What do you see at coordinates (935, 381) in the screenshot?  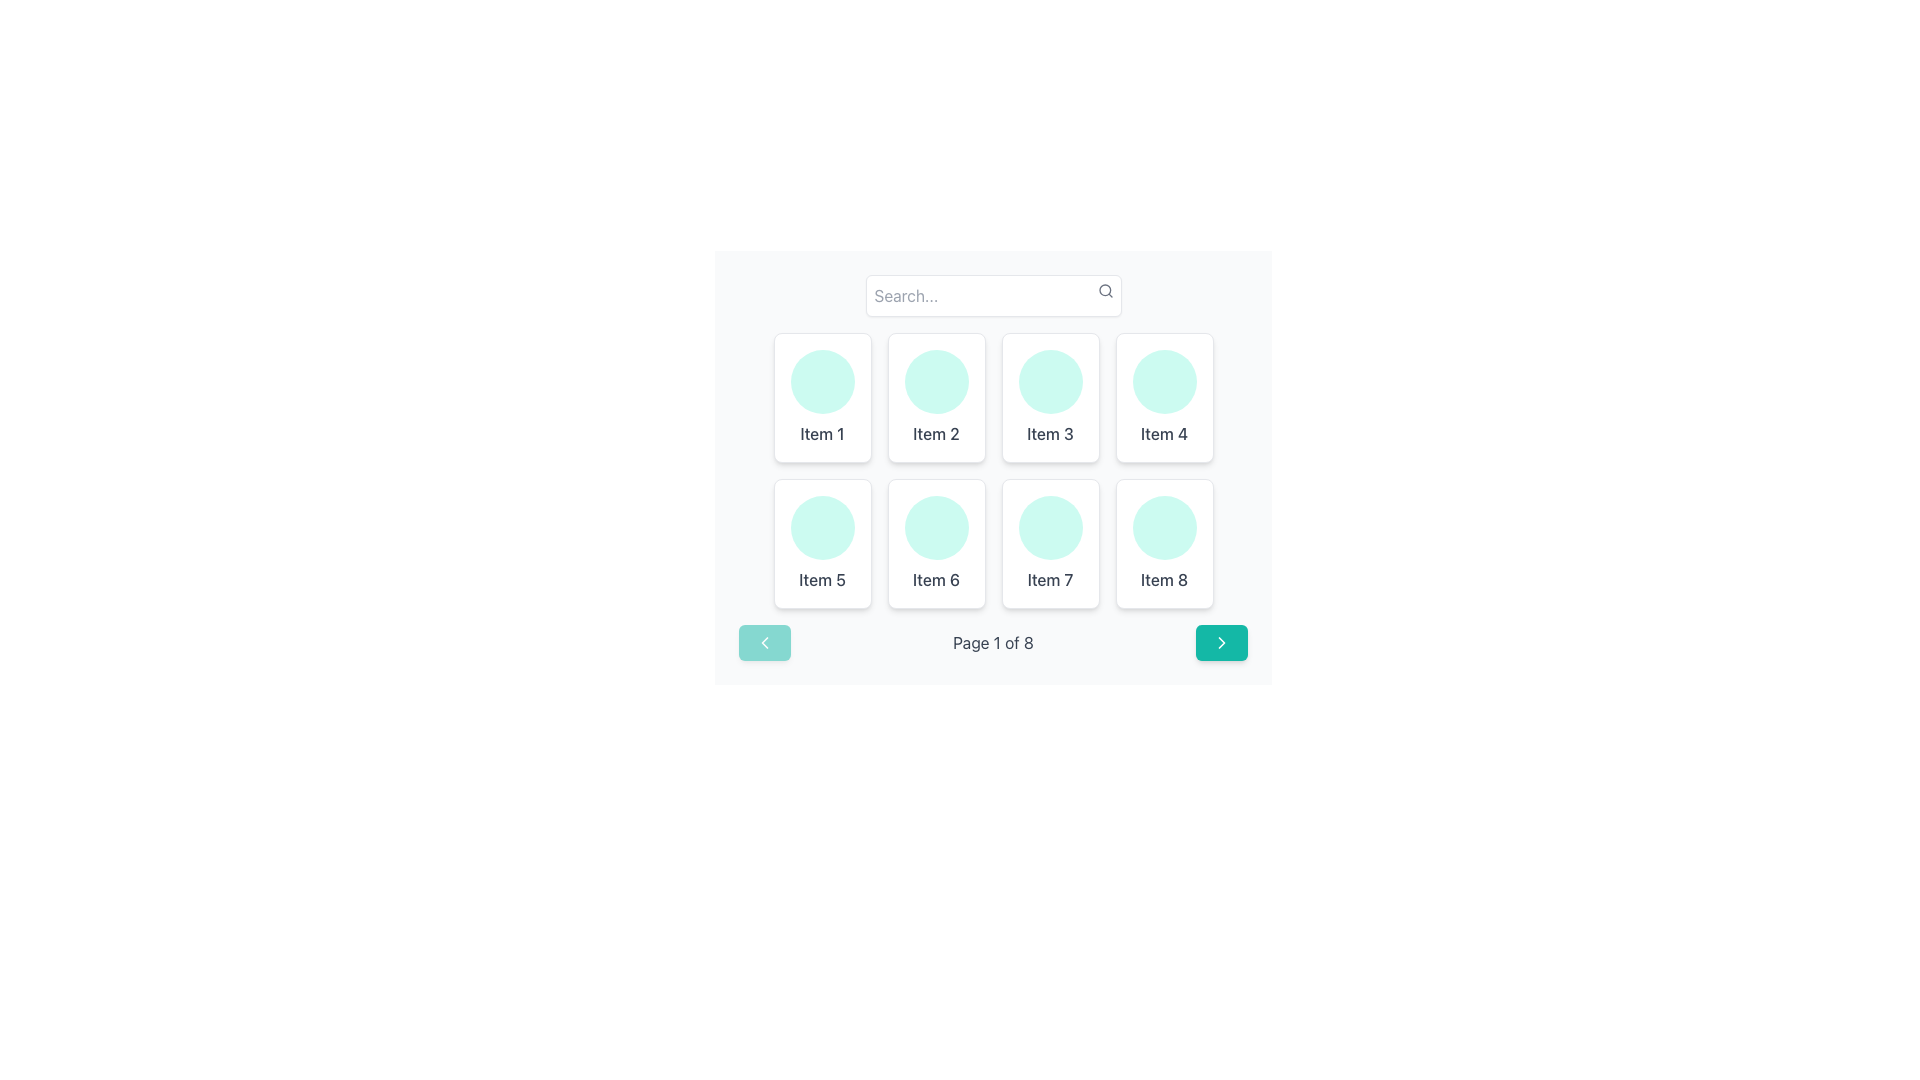 I see `the circular decorative element located centrally within the card labeled 'Item 2' in the first row, second column of the grid layout` at bounding box center [935, 381].